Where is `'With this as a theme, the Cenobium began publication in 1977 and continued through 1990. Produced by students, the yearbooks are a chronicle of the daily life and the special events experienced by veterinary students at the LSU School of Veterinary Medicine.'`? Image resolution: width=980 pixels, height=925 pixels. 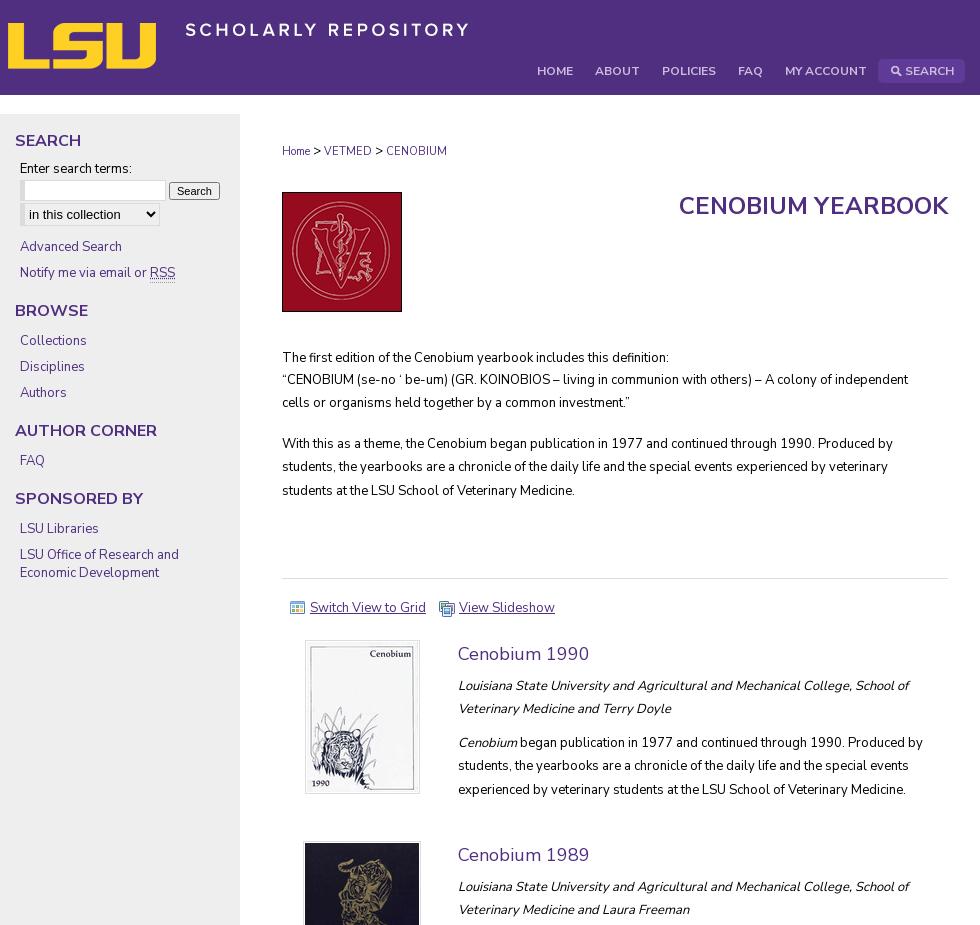
'With this as a theme, the Cenobium began publication in 1977 and continued through 1990. Produced by students, the yearbooks are a chronicle of the daily life and the special events experienced by veterinary students at the LSU School of Veterinary Medicine.' is located at coordinates (587, 466).